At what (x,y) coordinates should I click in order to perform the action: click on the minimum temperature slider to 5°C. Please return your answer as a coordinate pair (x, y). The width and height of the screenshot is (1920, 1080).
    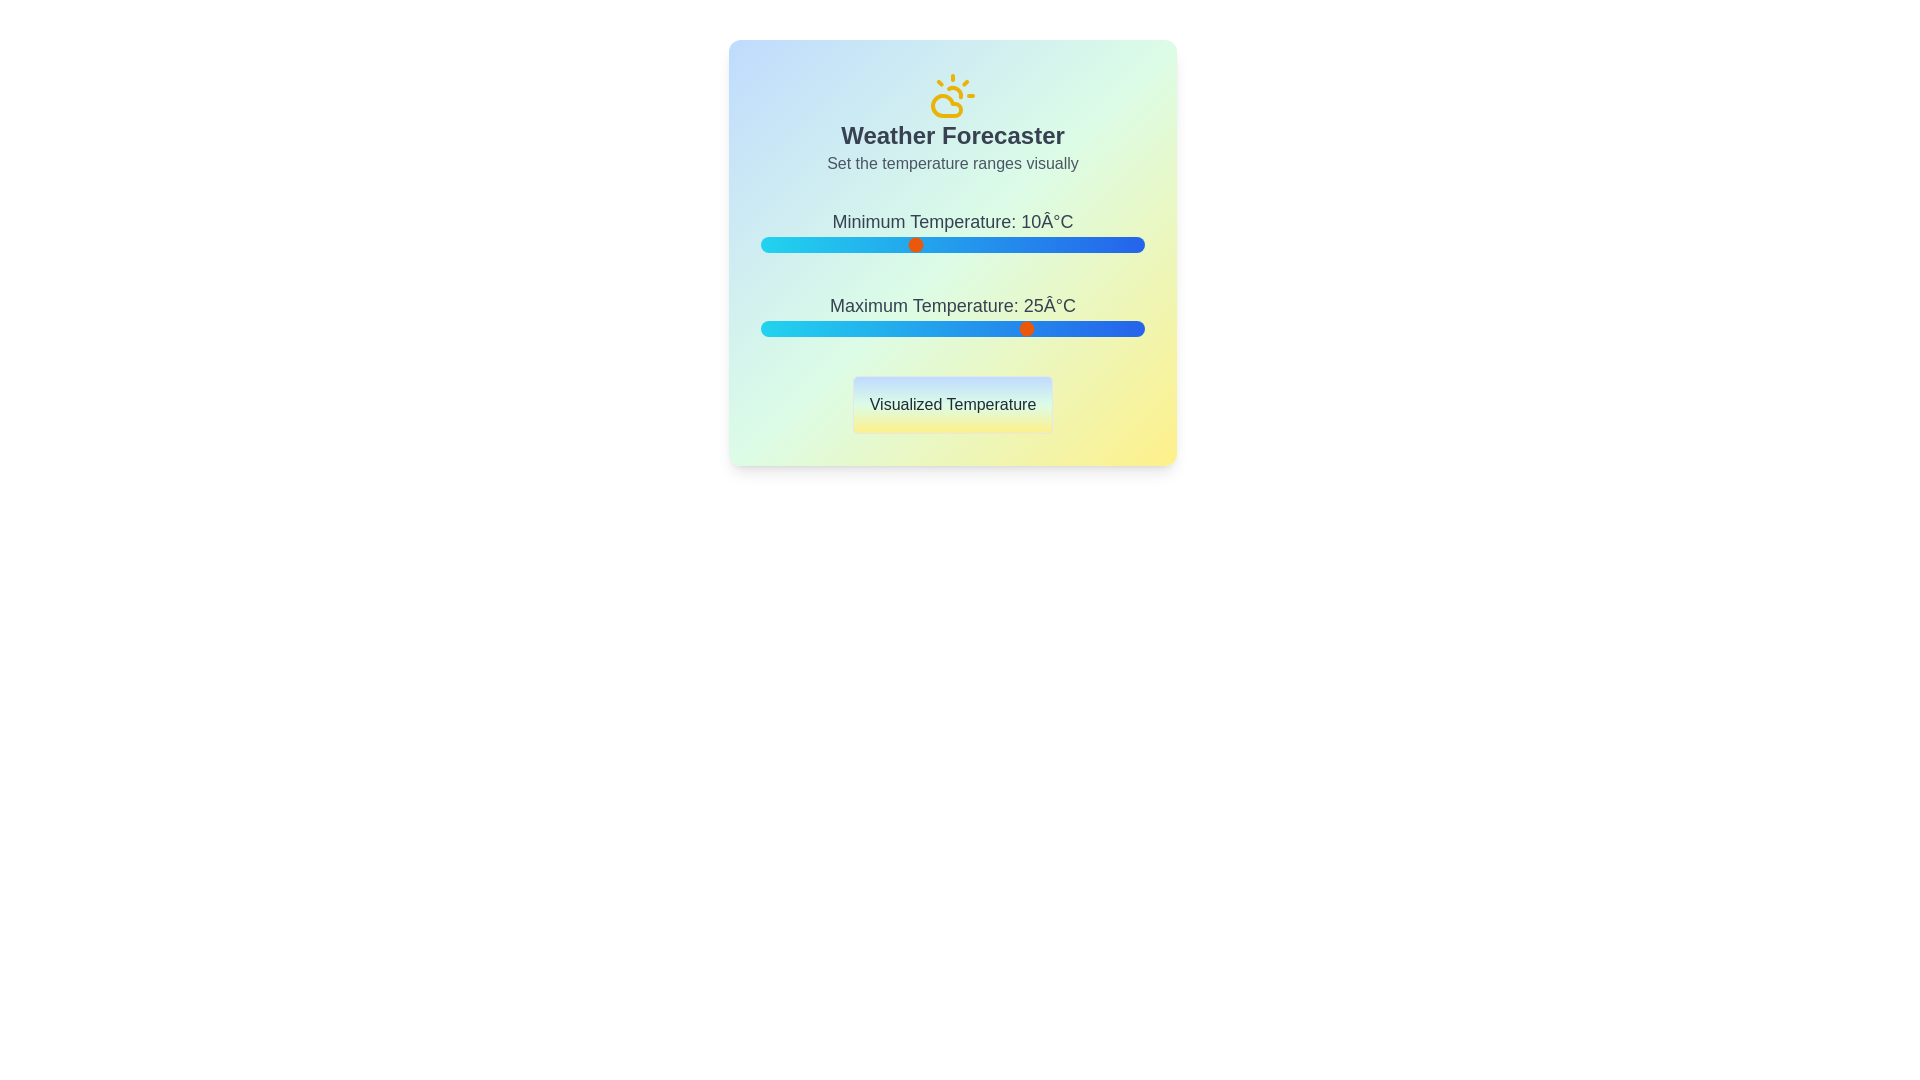
    Looking at the image, I should click on (876, 244).